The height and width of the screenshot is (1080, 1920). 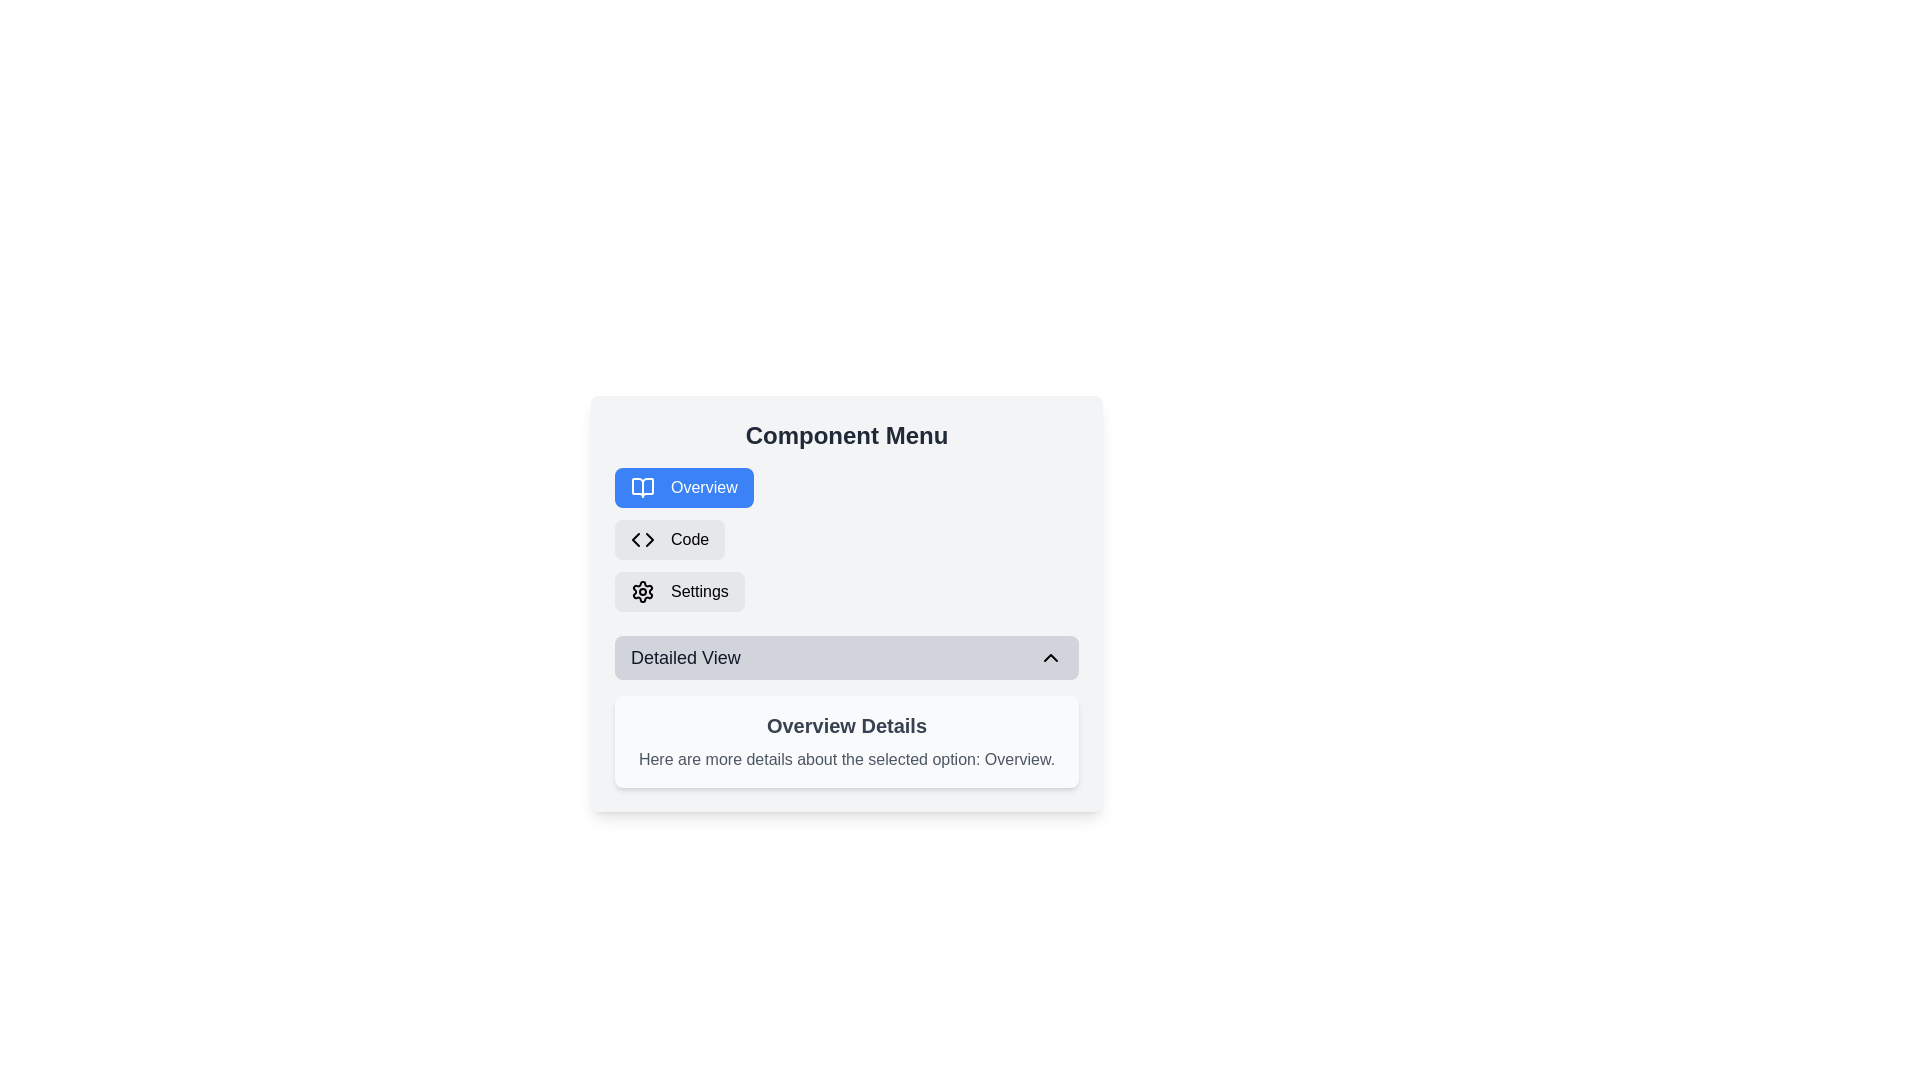 I want to click on the settings button located in the third position of a vertical stack of options, so click(x=679, y=590).